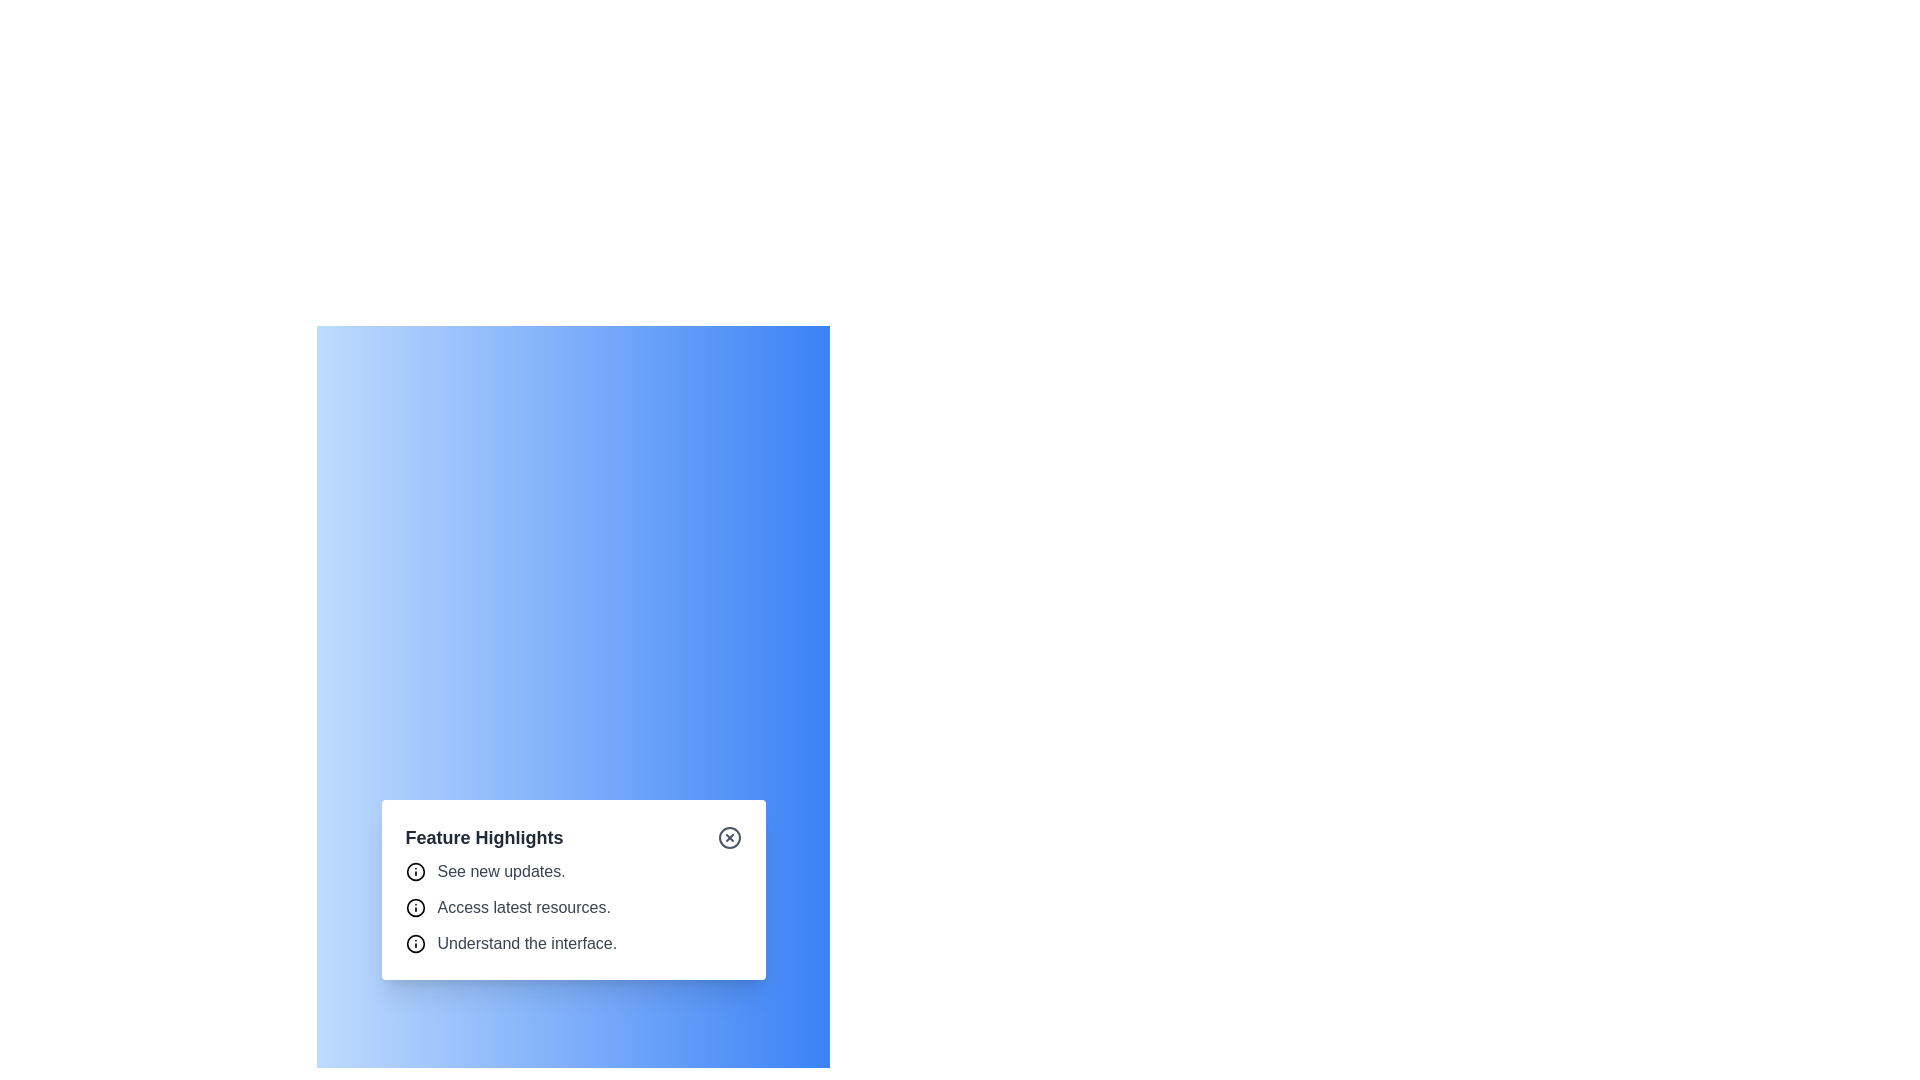 The image size is (1920, 1080). Describe the element at coordinates (414, 944) in the screenshot. I see `the dark circular information icon located to the left of the text 'Understand the interface.' in the 'Feature Highlights' modal` at that location.